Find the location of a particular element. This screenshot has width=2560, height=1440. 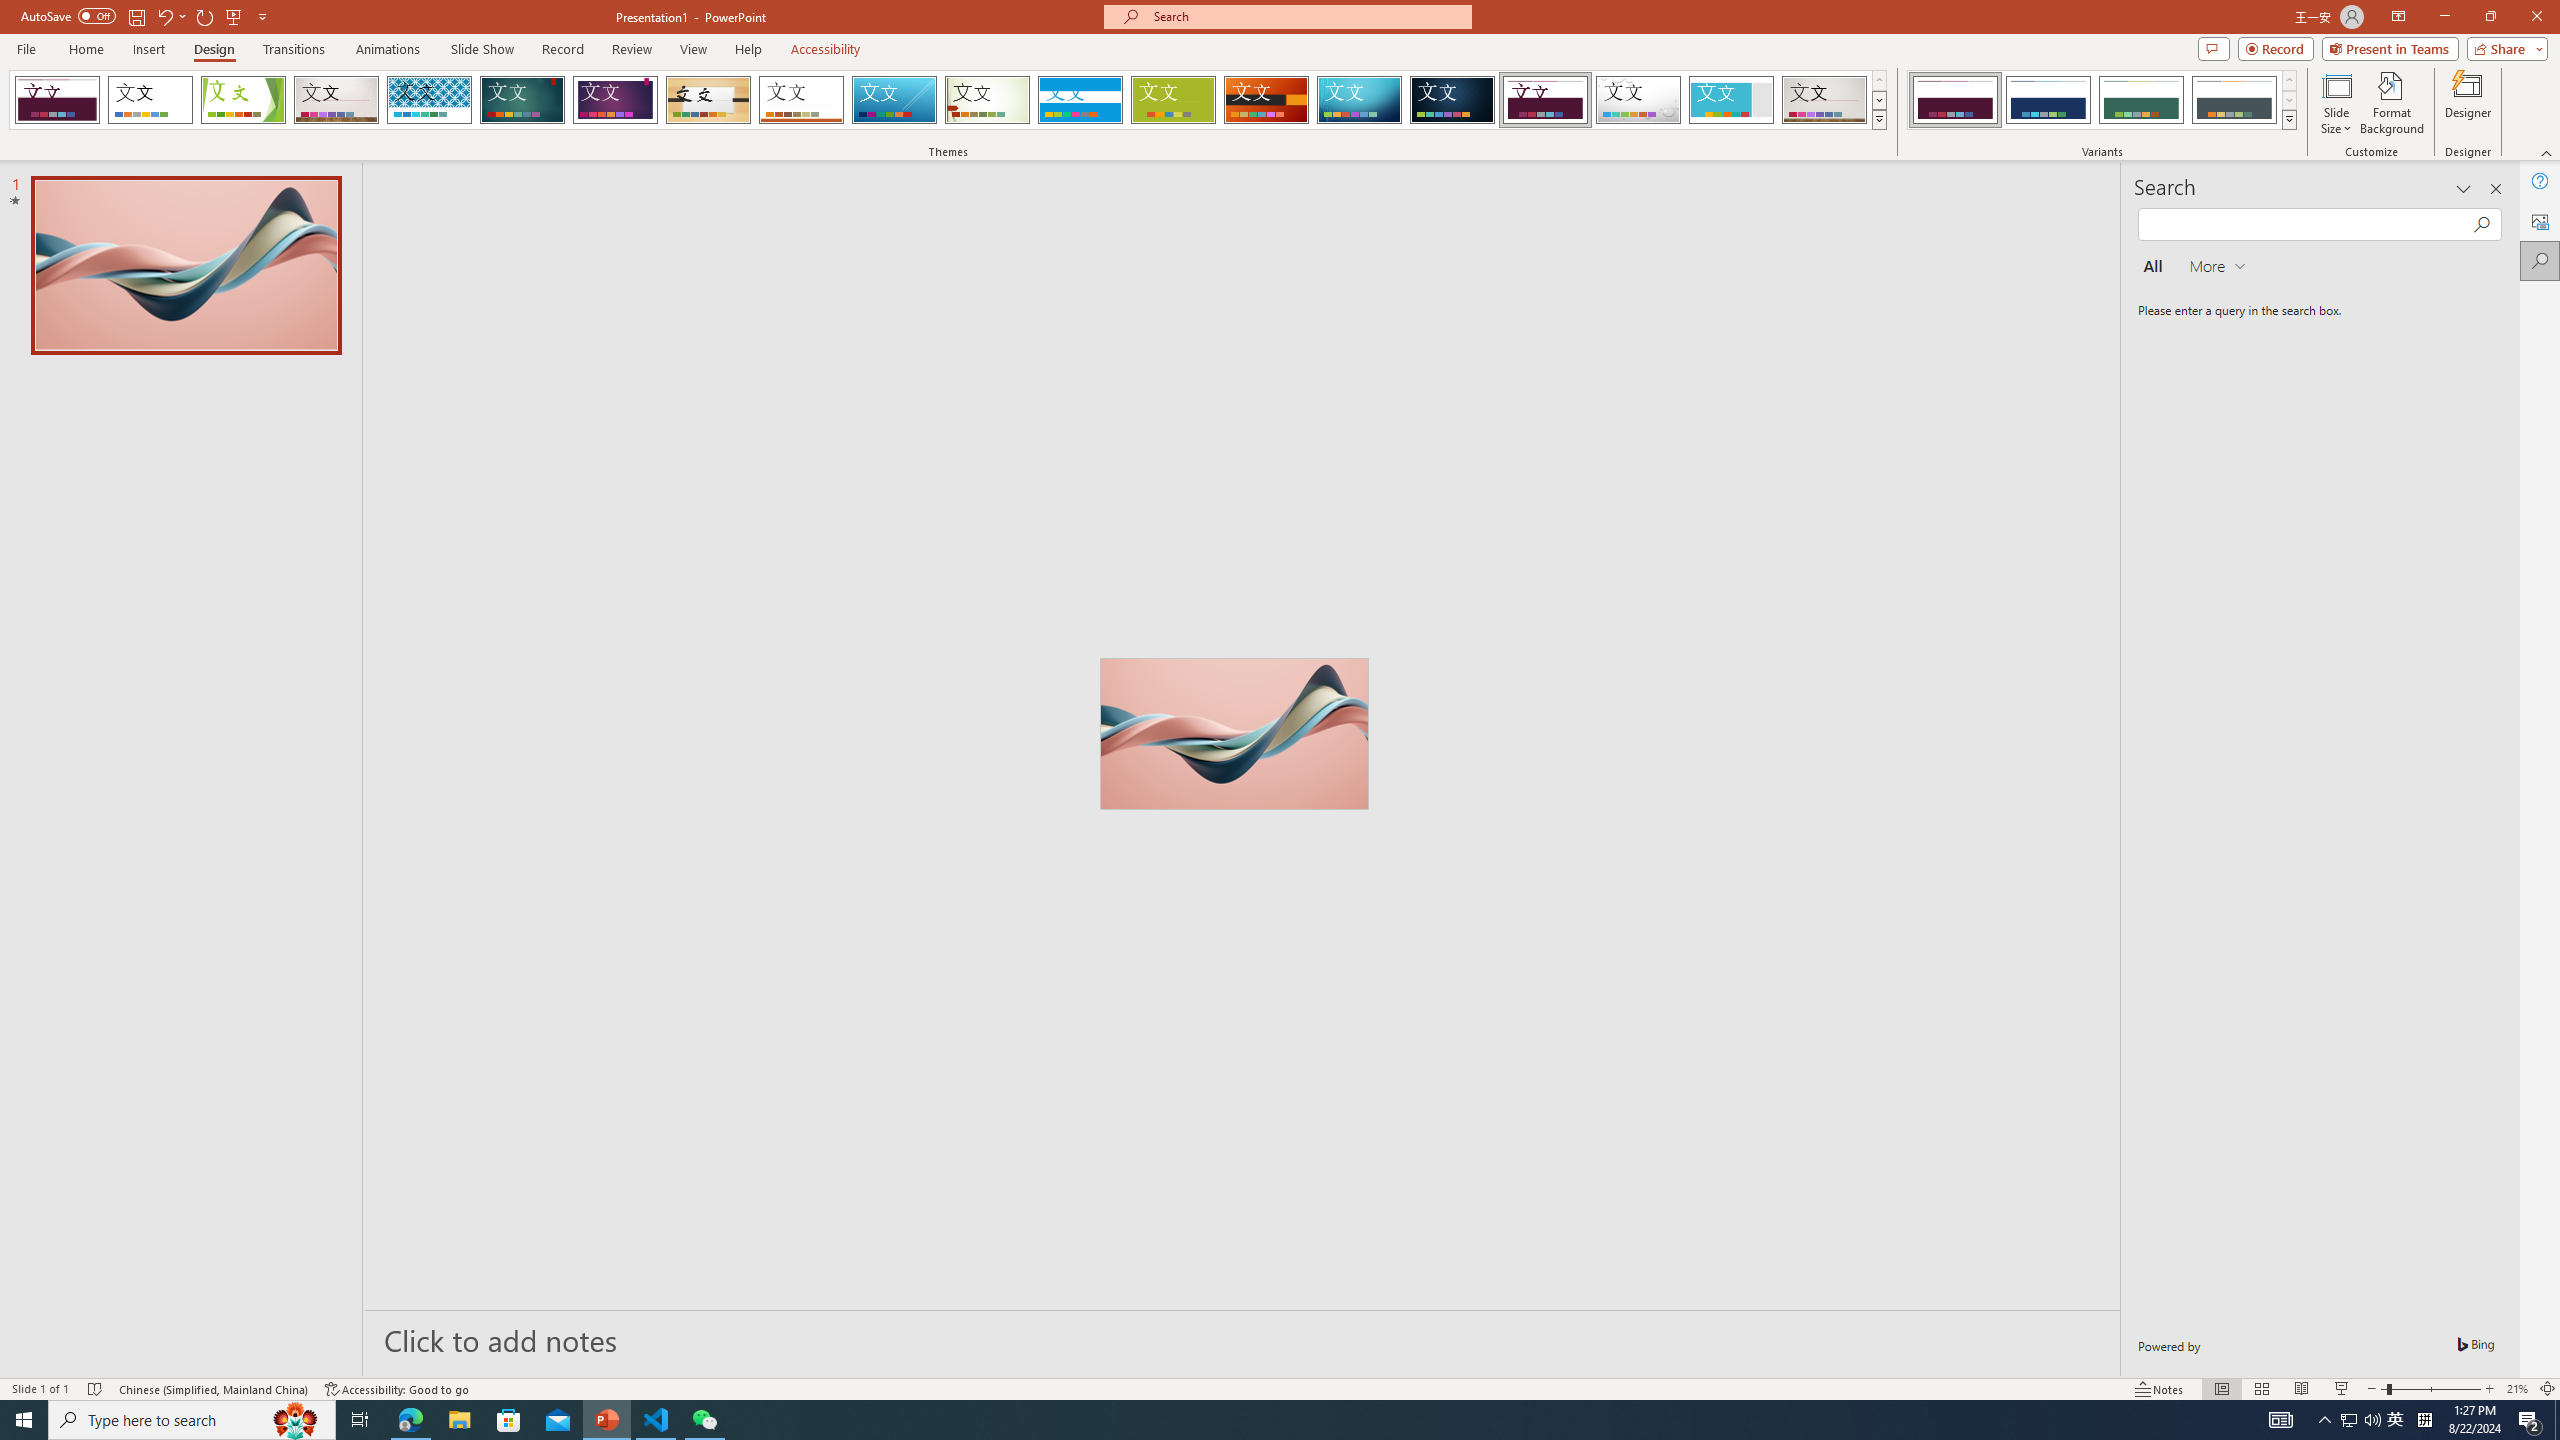

'Facet' is located at coordinates (242, 99).